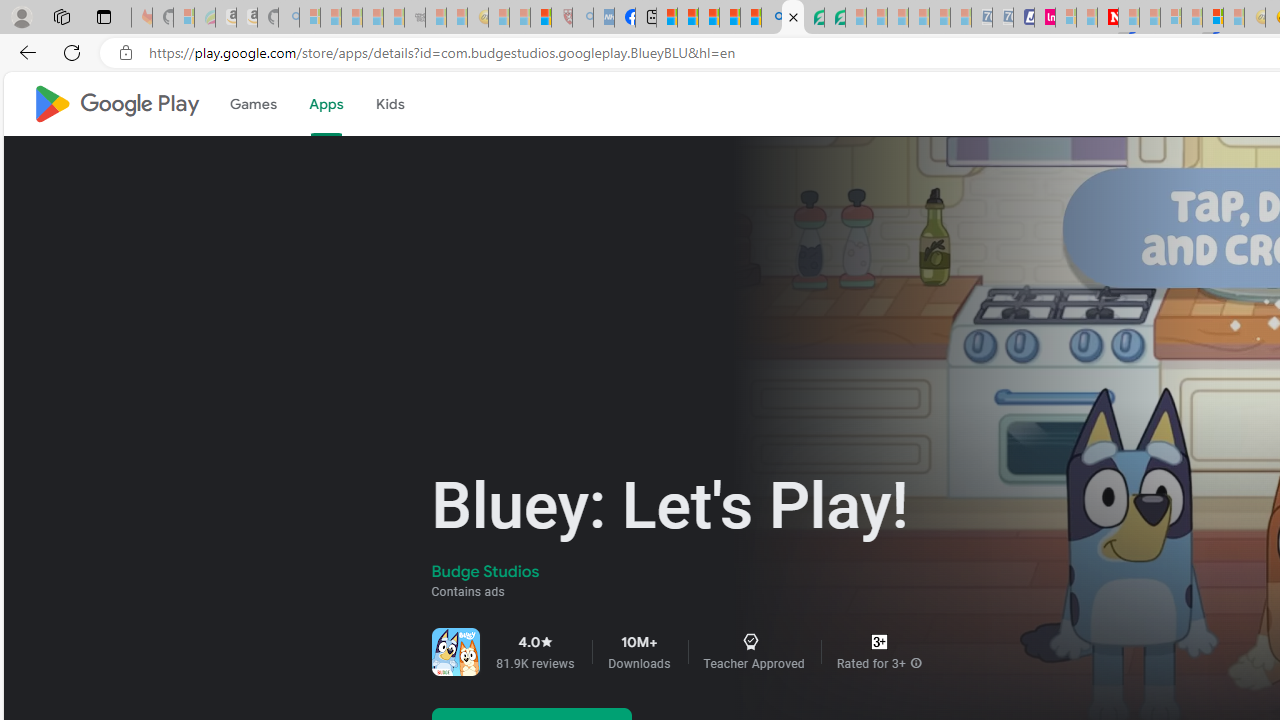 Image resolution: width=1280 pixels, height=720 pixels. Describe the element at coordinates (413, 17) in the screenshot. I see `'Combat Siege'` at that location.